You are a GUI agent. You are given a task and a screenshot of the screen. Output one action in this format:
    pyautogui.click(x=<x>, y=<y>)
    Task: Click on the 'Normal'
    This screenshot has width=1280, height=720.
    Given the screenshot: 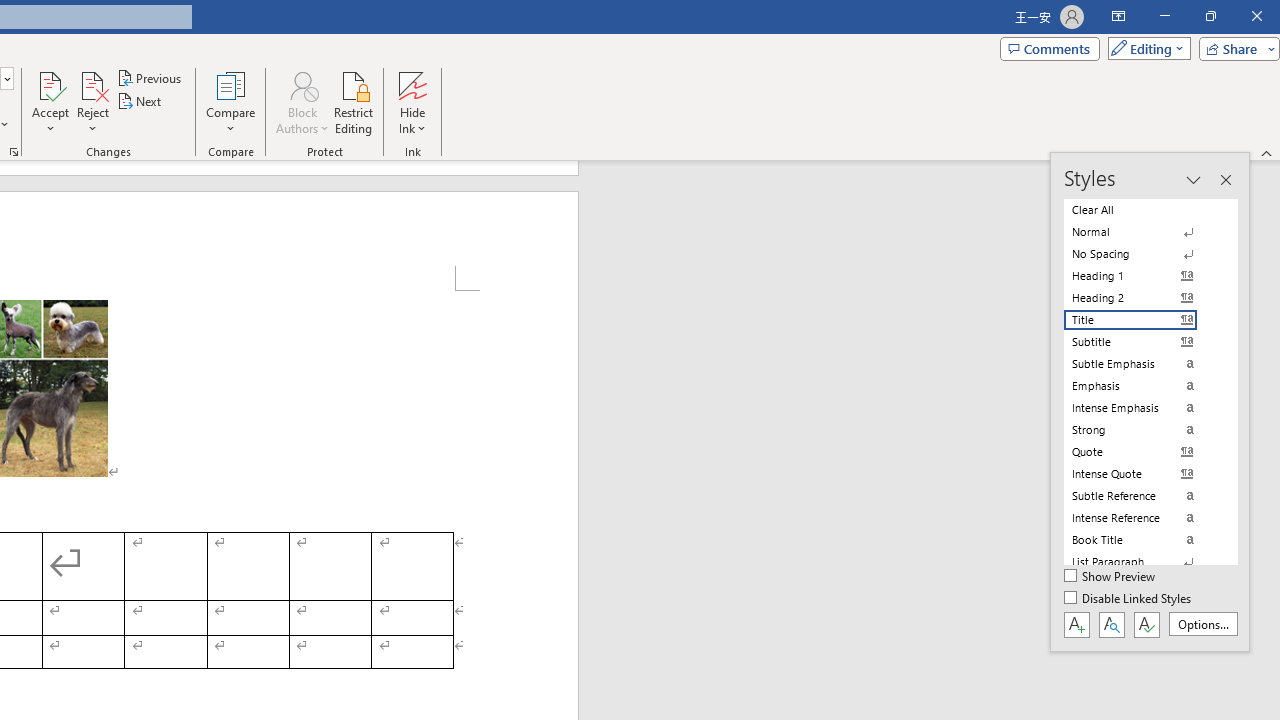 What is the action you would take?
    pyautogui.click(x=1142, y=231)
    